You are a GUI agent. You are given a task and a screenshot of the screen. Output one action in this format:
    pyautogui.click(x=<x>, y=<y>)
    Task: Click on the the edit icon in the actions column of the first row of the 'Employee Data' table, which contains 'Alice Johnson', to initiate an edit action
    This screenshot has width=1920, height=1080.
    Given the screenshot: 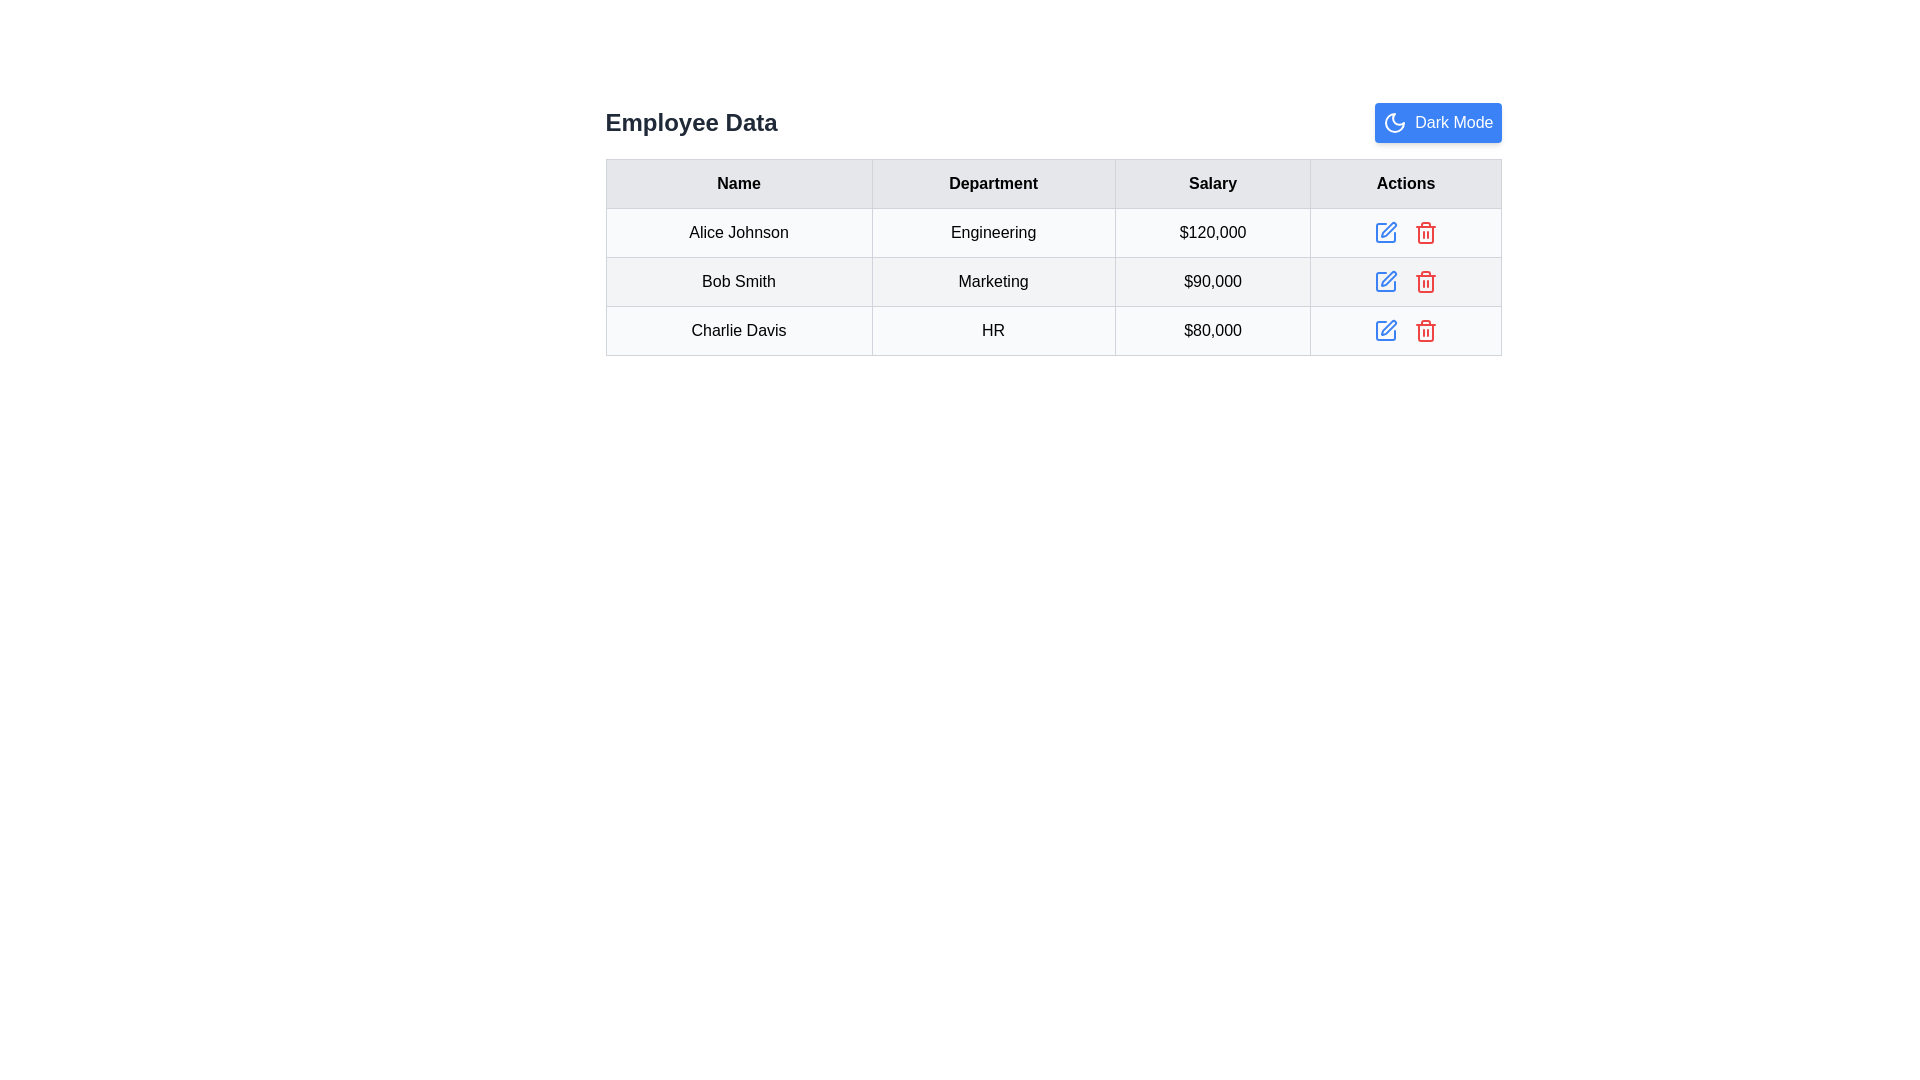 What is the action you would take?
    pyautogui.click(x=1385, y=231)
    